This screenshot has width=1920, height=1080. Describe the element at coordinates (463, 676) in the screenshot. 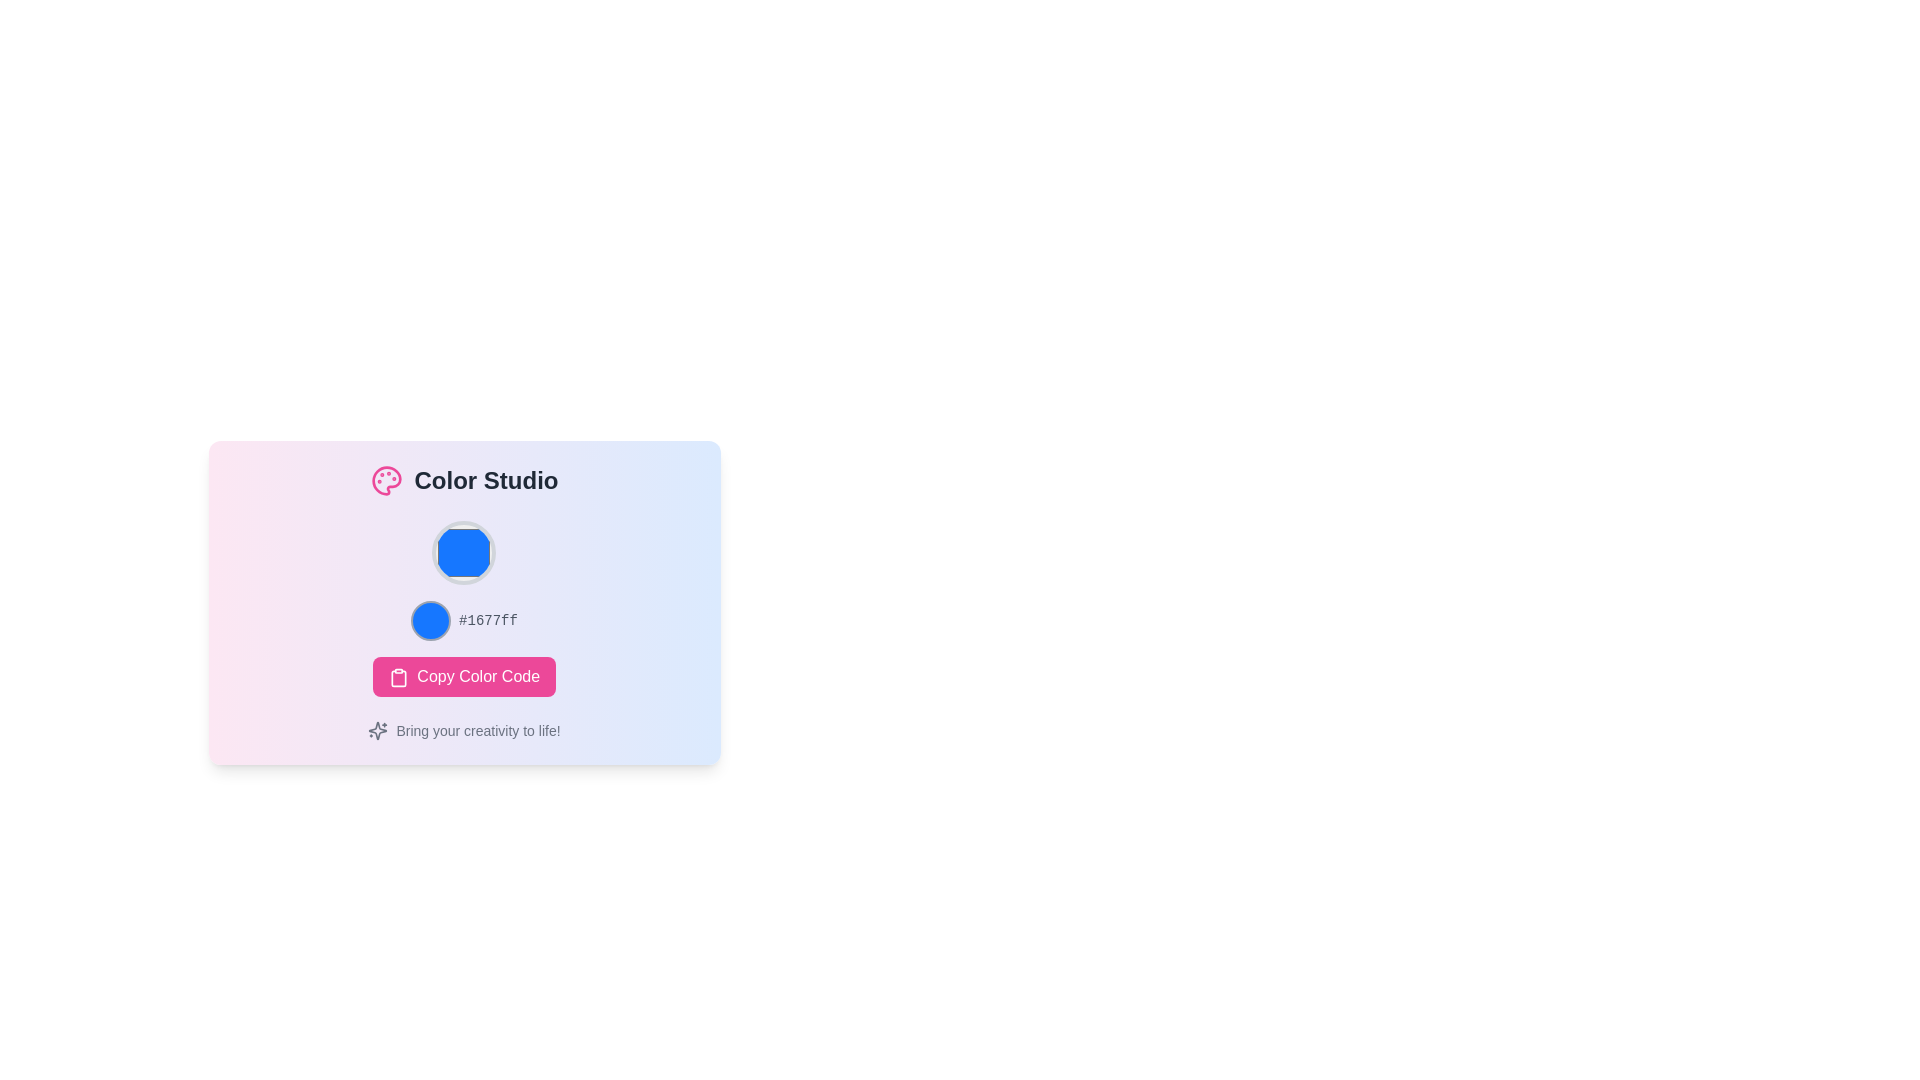

I see `the button located directly below the color code '#1677ff' to copy the color code to the clipboard` at that location.